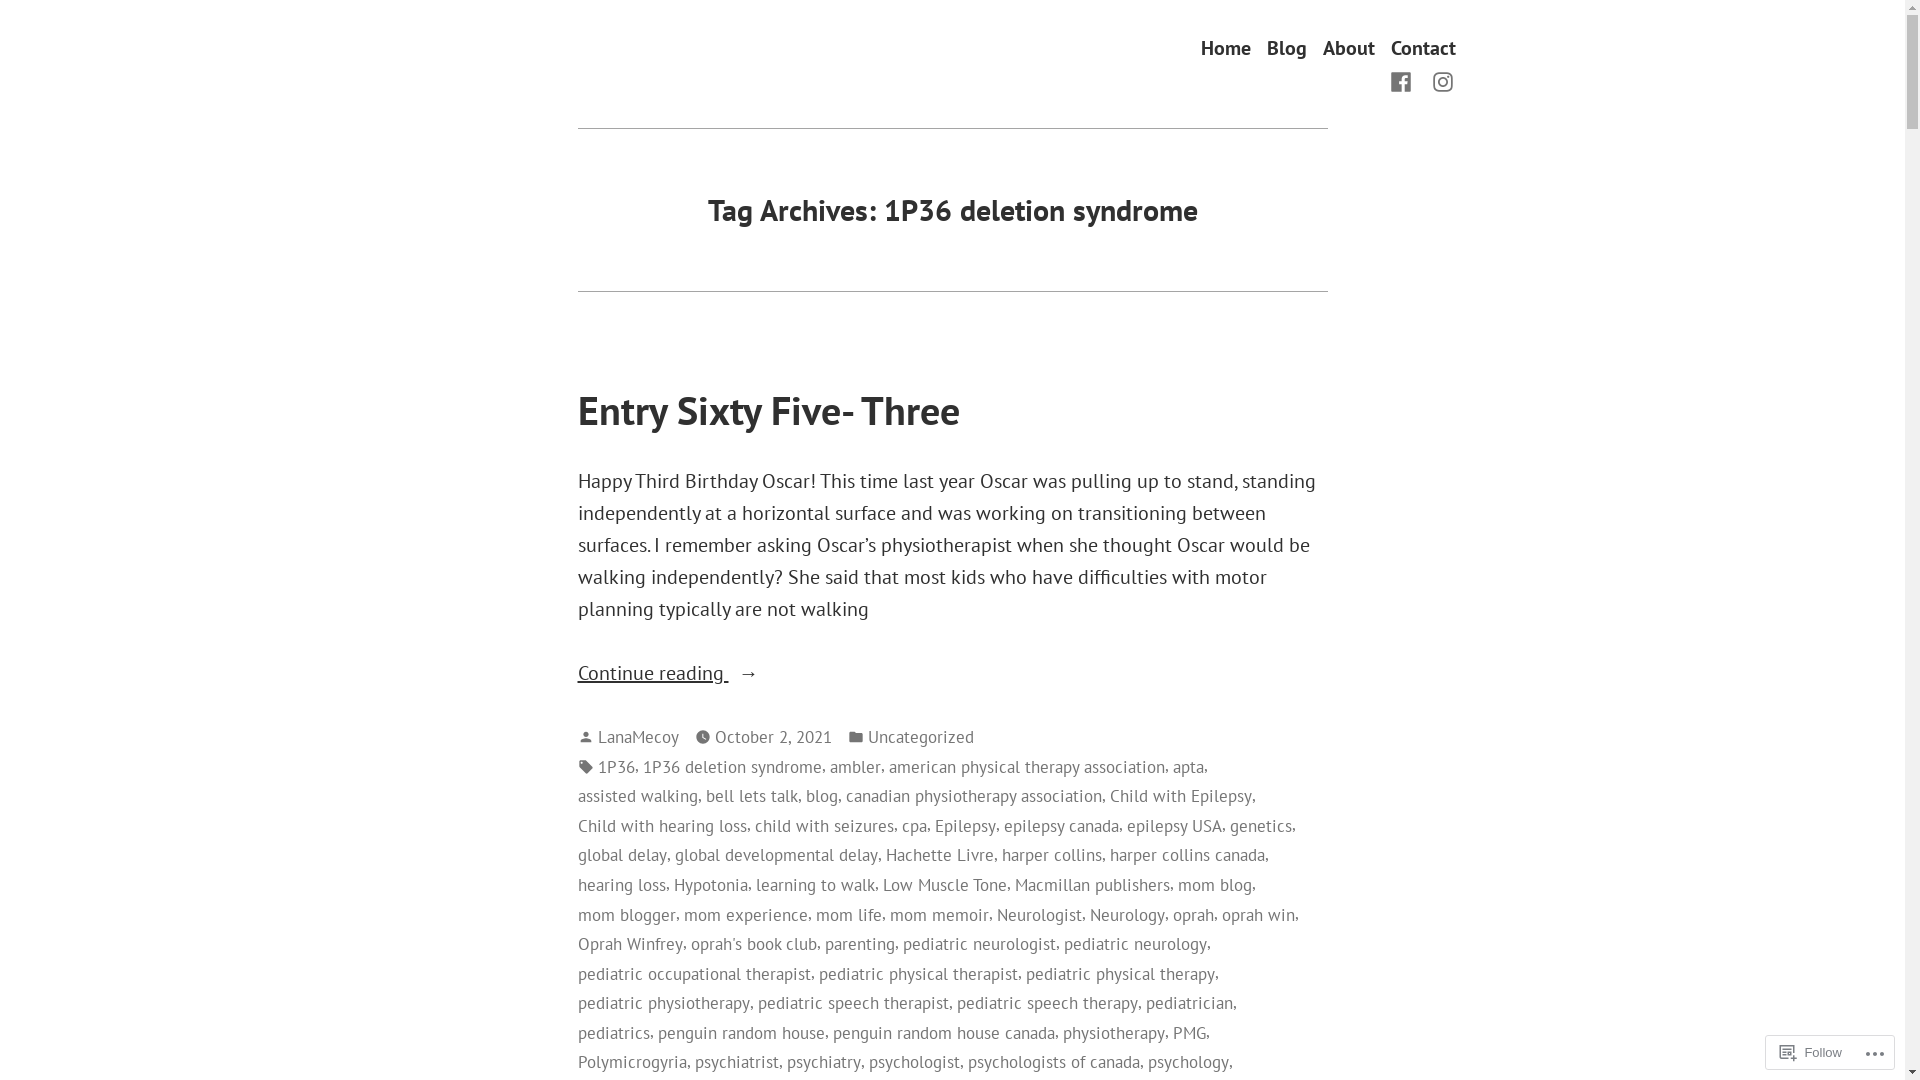 This screenshot has width=1920, height=1080. What do you see at coordinates (774, 855) in the screenshot?
I see `'global developmental delay'` at bounding box center [774, 855].